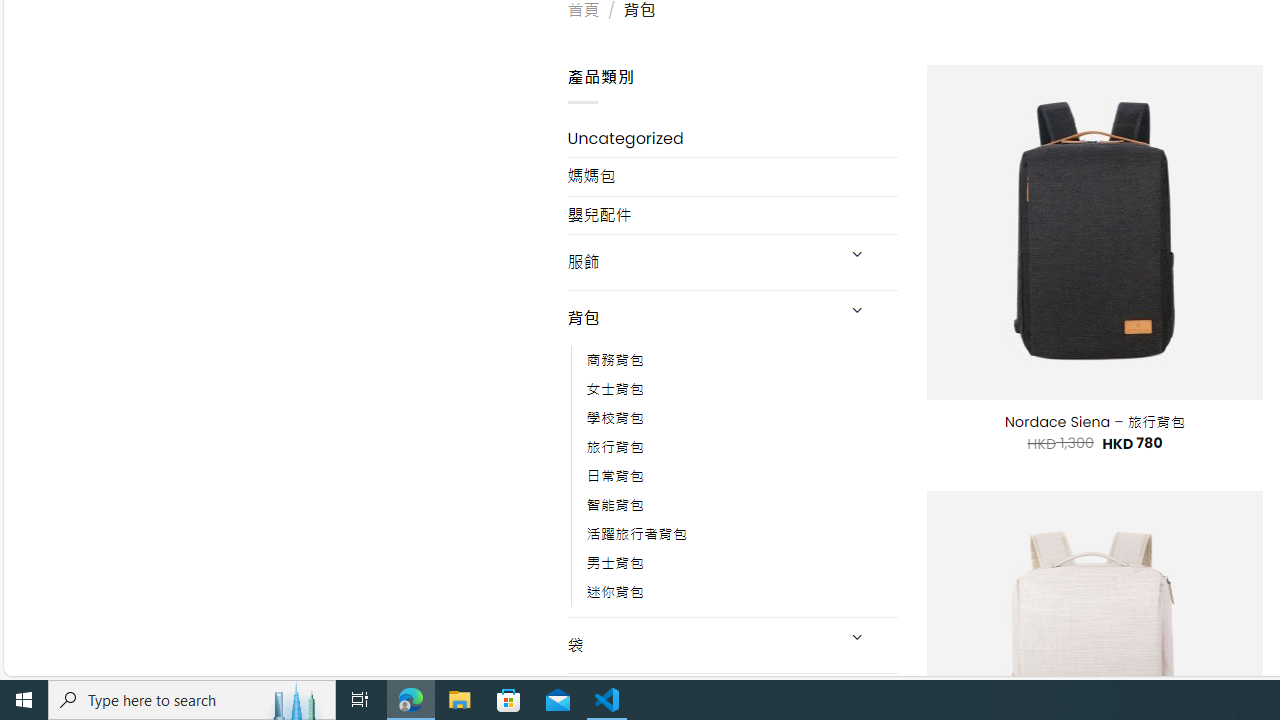 Image resolution: width=1280 pixels, height=720 pixels. What do you see at coordinates (731, 137) in the screenshot?
I see `'Uncategorized'` at bounding box center [731, 137].